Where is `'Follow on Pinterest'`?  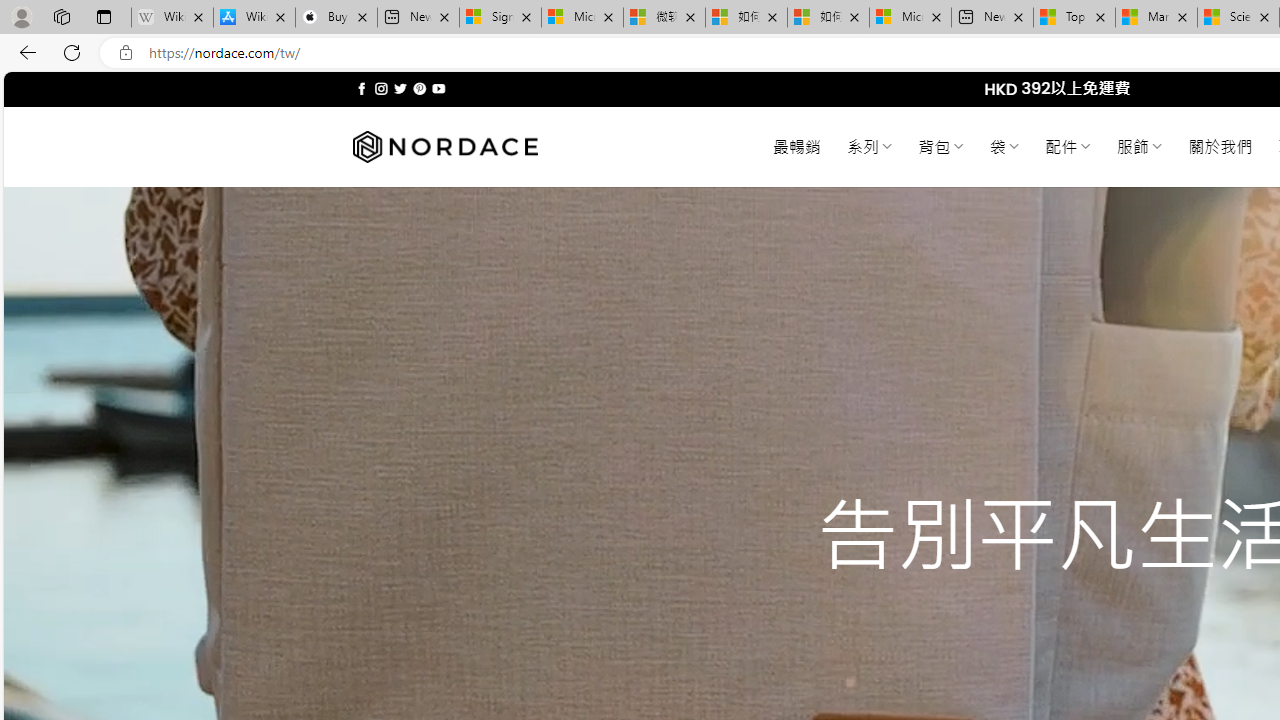 'Follow on Pinterest' is located at coordinates (418, 88).